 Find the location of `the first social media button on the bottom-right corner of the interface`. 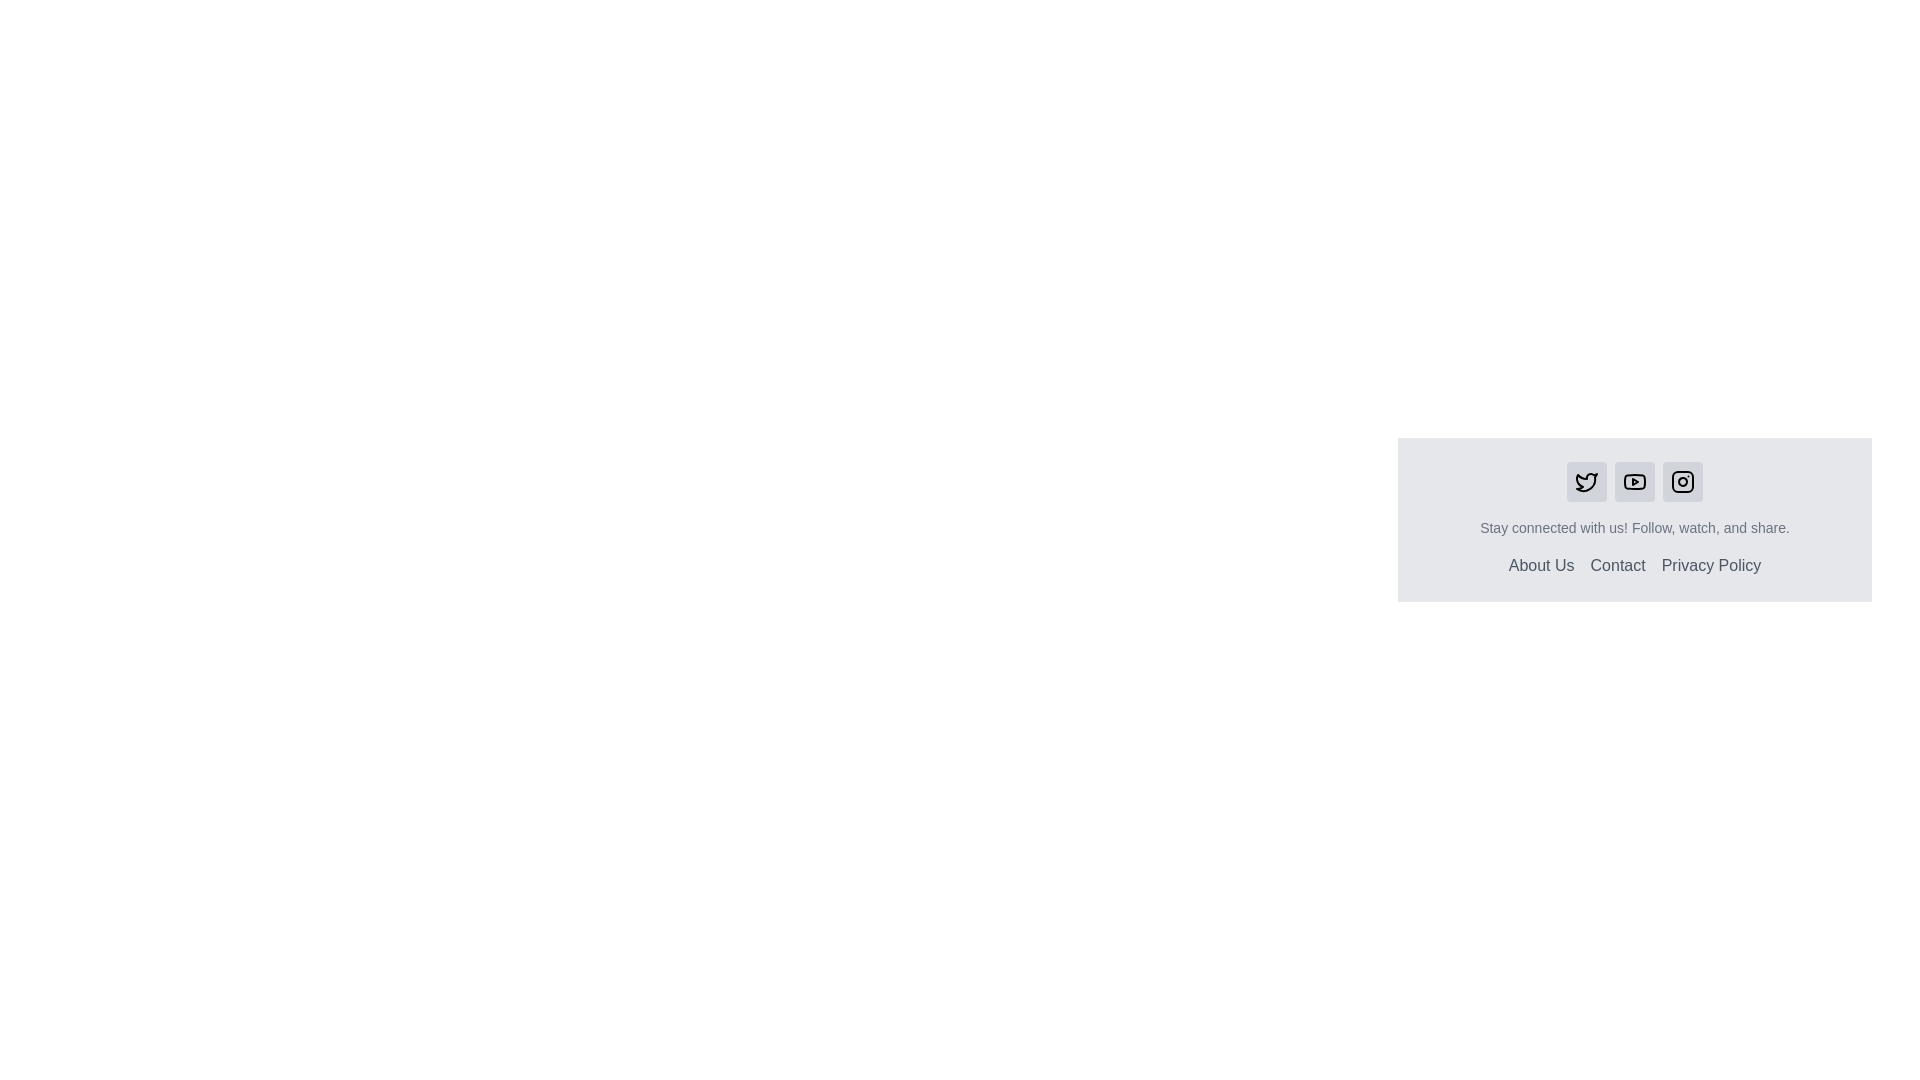

the first social media button on the bottom-right corner of the interface is located at coordinates (1586, 482).